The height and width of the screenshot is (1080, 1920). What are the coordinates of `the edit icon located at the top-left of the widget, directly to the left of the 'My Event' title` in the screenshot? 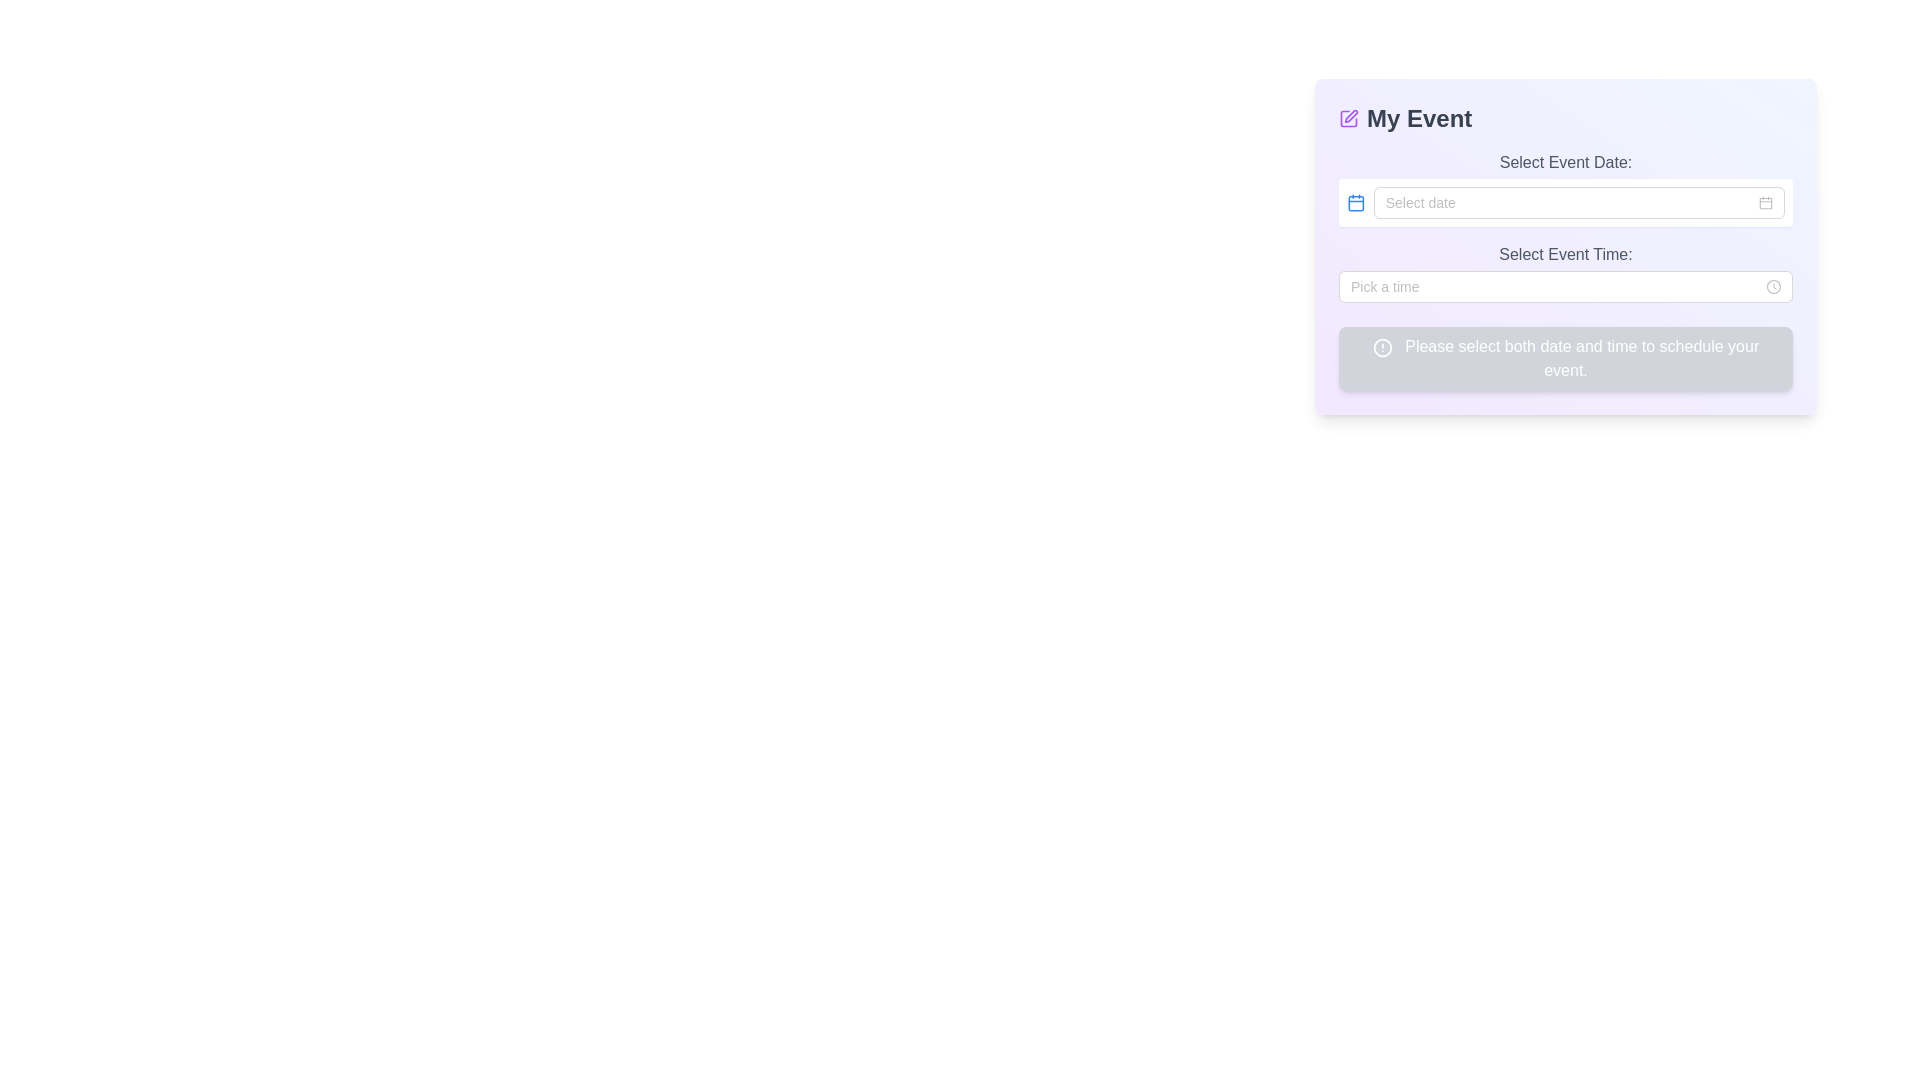 It's located at (1348, 119).